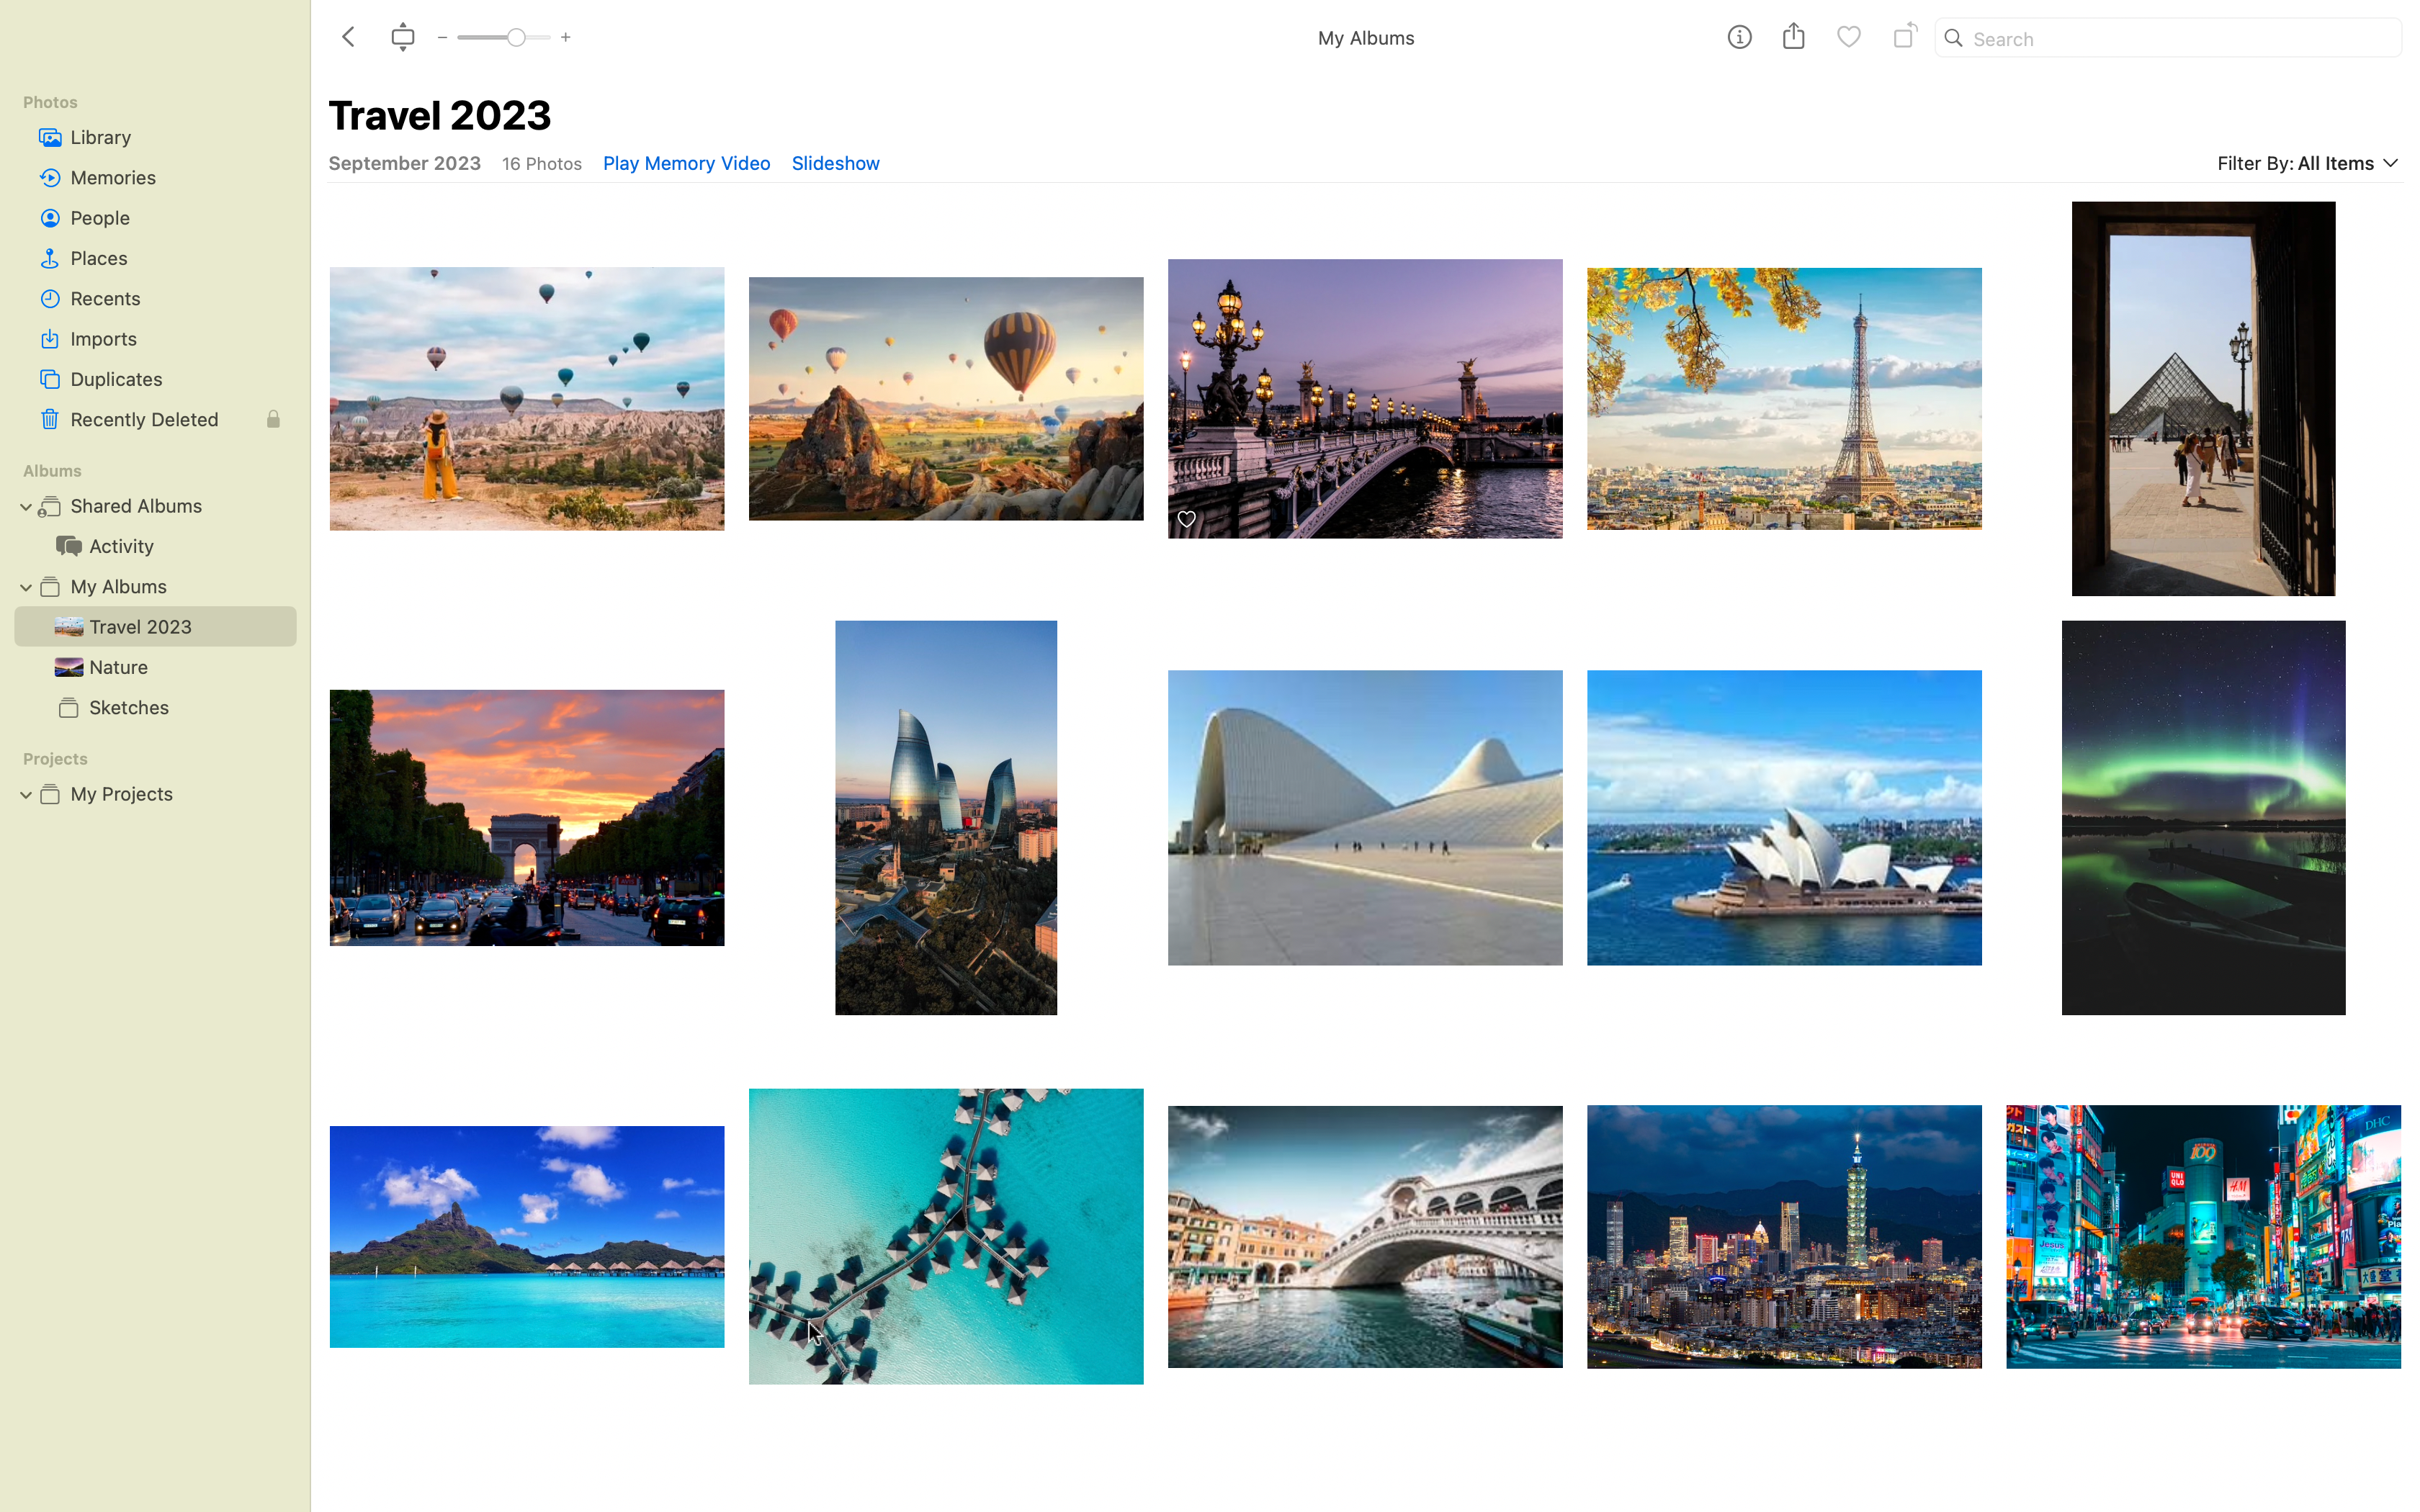 Image resolution: width=2420 pixels, height=1512 pixels. What do you see at coordinates (946, 387) in the screenshot?
I see `Opt for the second picture showing hot air balloons` at bounding box center [946, 387].